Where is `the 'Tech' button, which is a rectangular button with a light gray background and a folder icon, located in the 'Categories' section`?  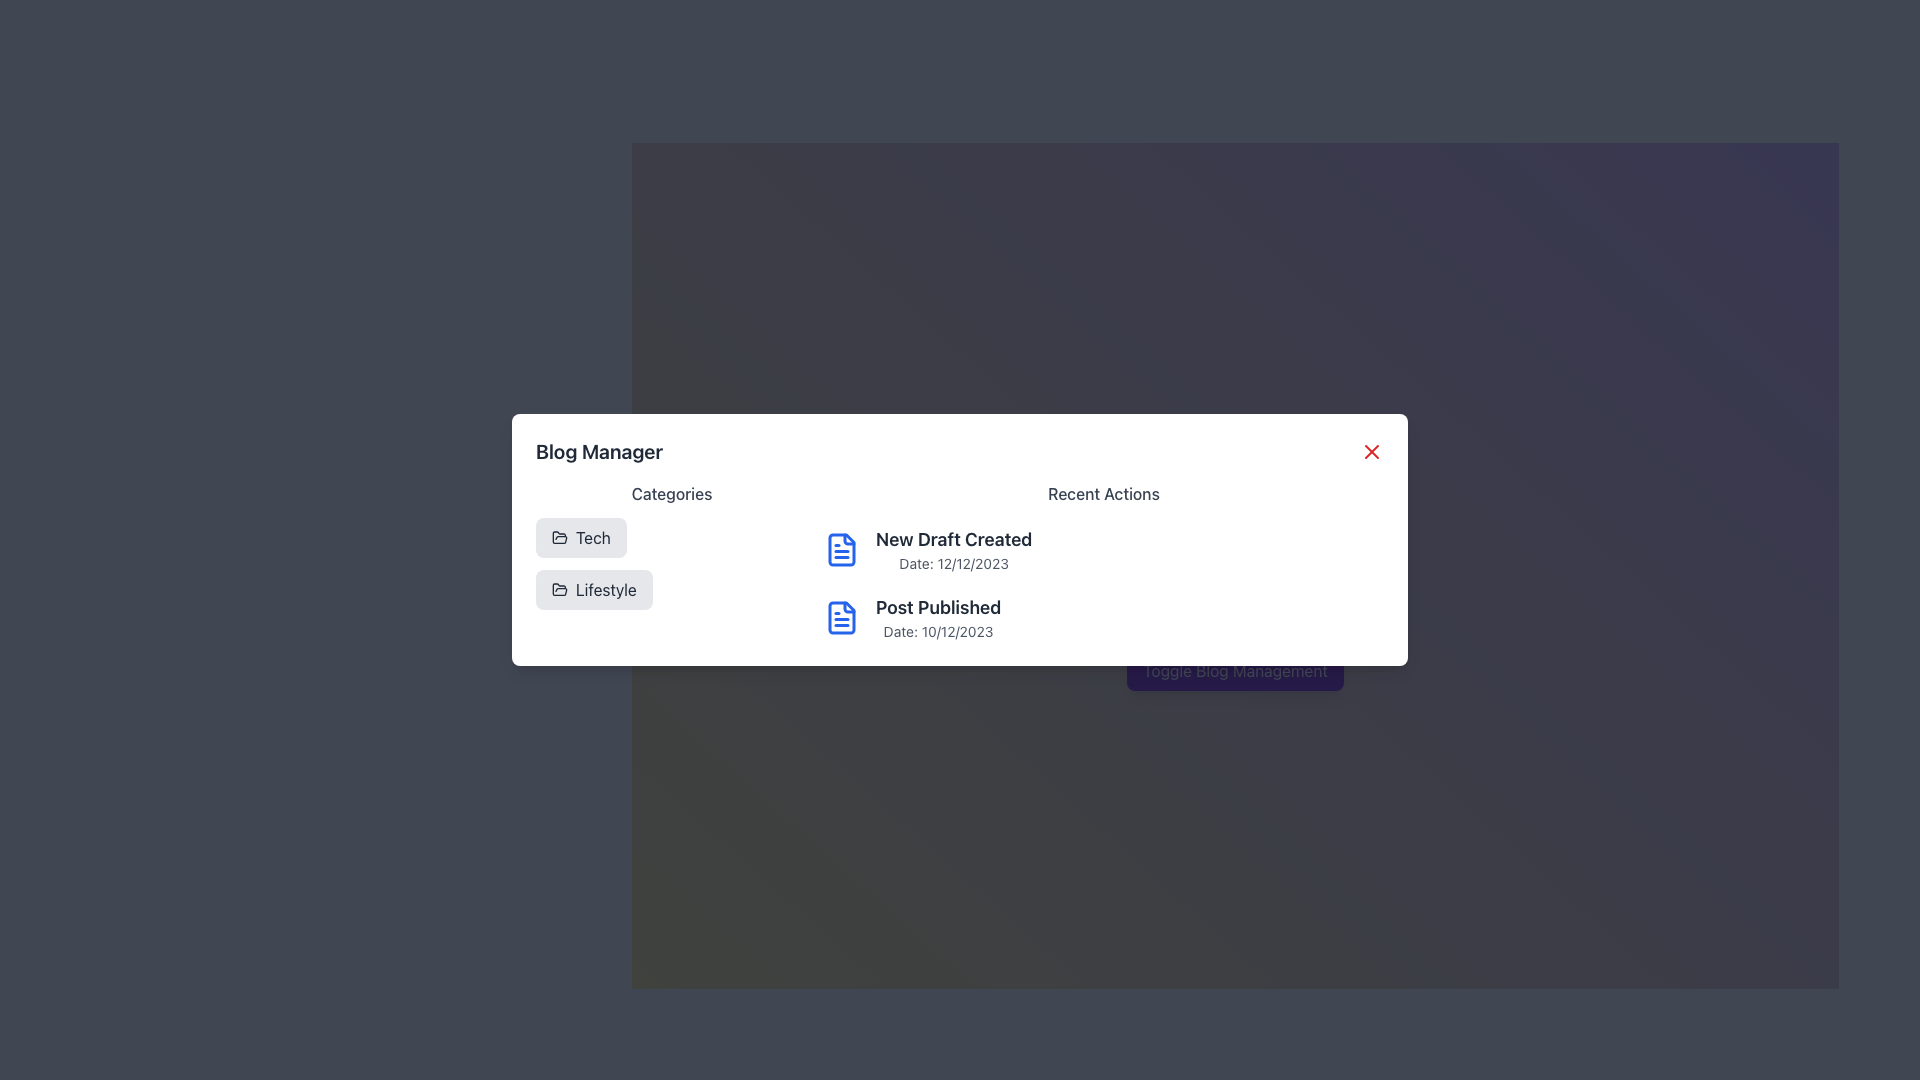
the 'Tech' button, which is a rectangular button with a light gray background and a folder icon, located in the 'Categories' section is located at coordinates (580, 536).